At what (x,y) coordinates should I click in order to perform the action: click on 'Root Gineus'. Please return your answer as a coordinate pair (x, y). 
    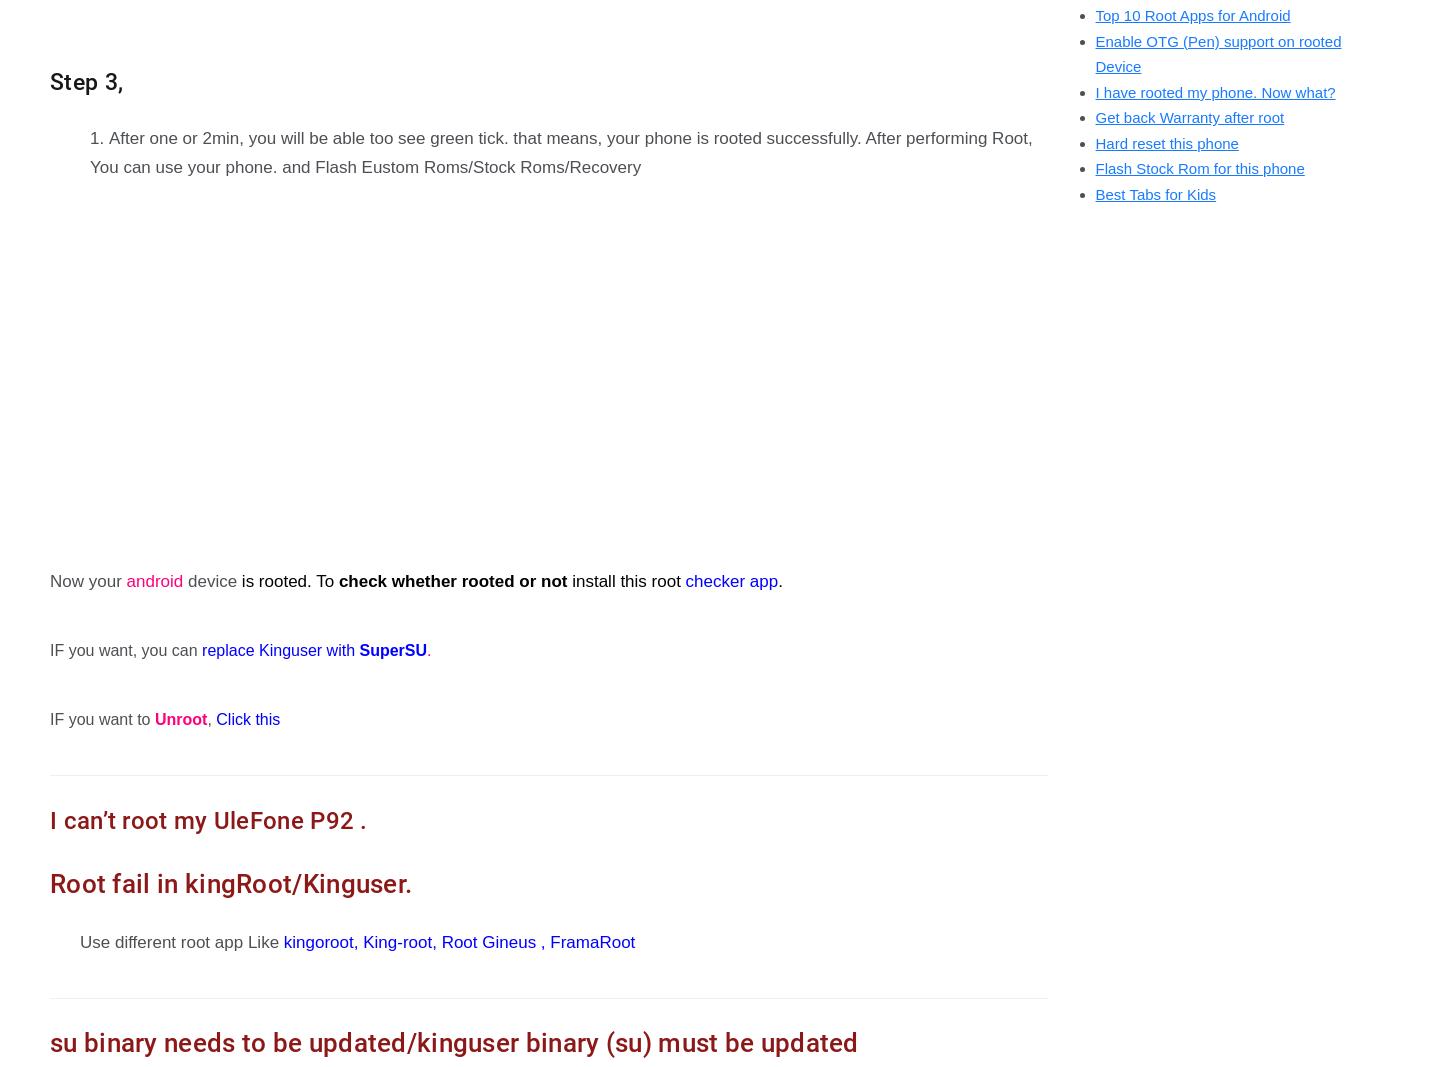
    Looking at the image, I should click on (487, 941).